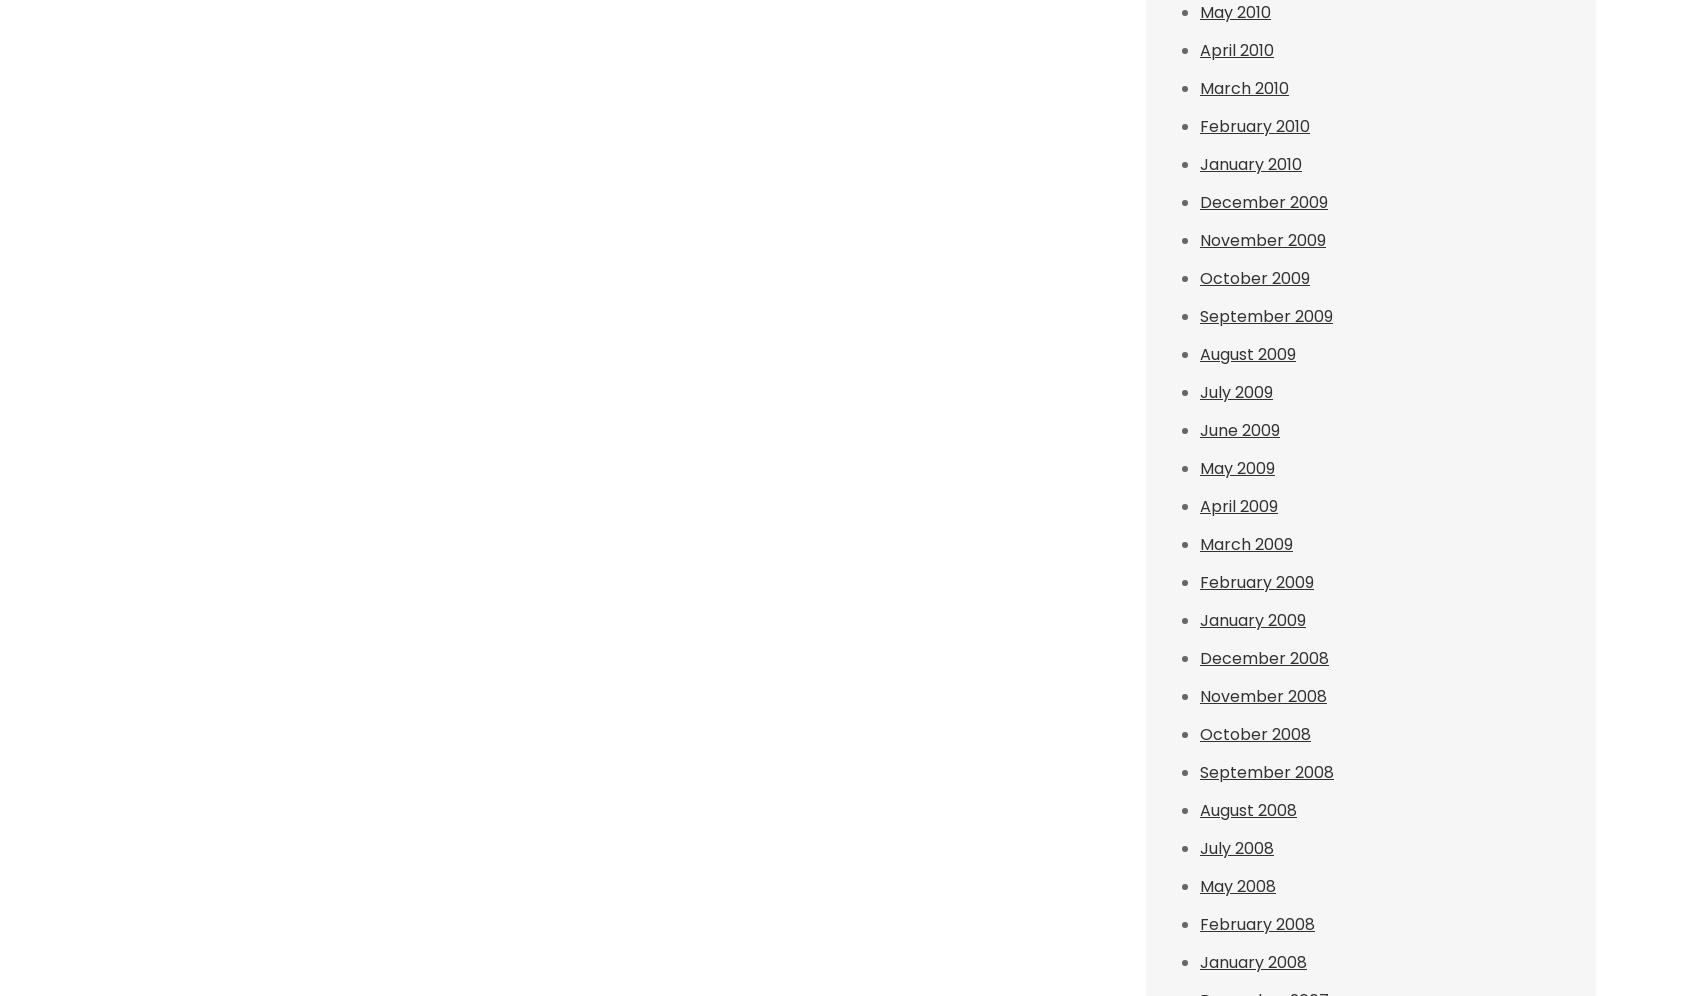  What do you see at coordinates (1254, 125) in the screenshot?
I see `'February 2010'` at bounding box center [1254, 125].